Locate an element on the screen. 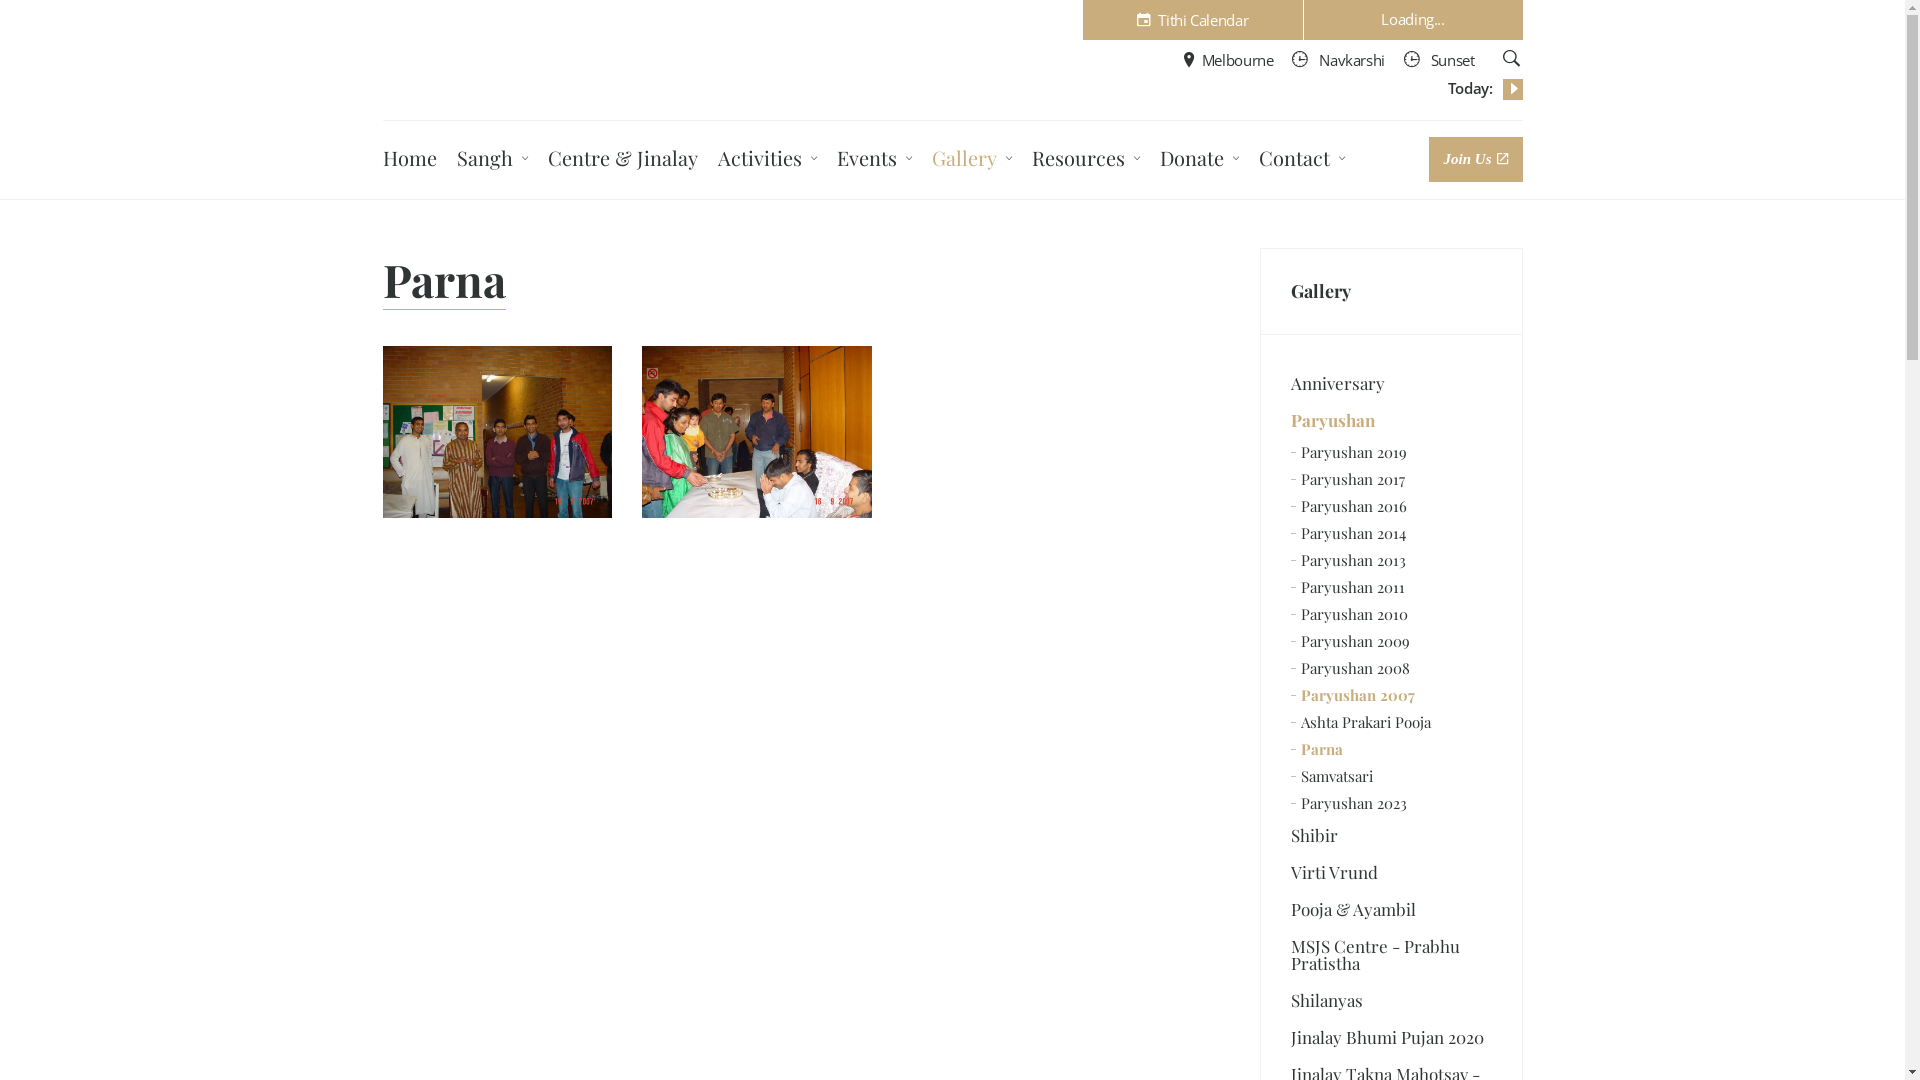 The height and width of the screenshot is (1080, 1920). 'Gallery' is located at coordinates (977, 160).